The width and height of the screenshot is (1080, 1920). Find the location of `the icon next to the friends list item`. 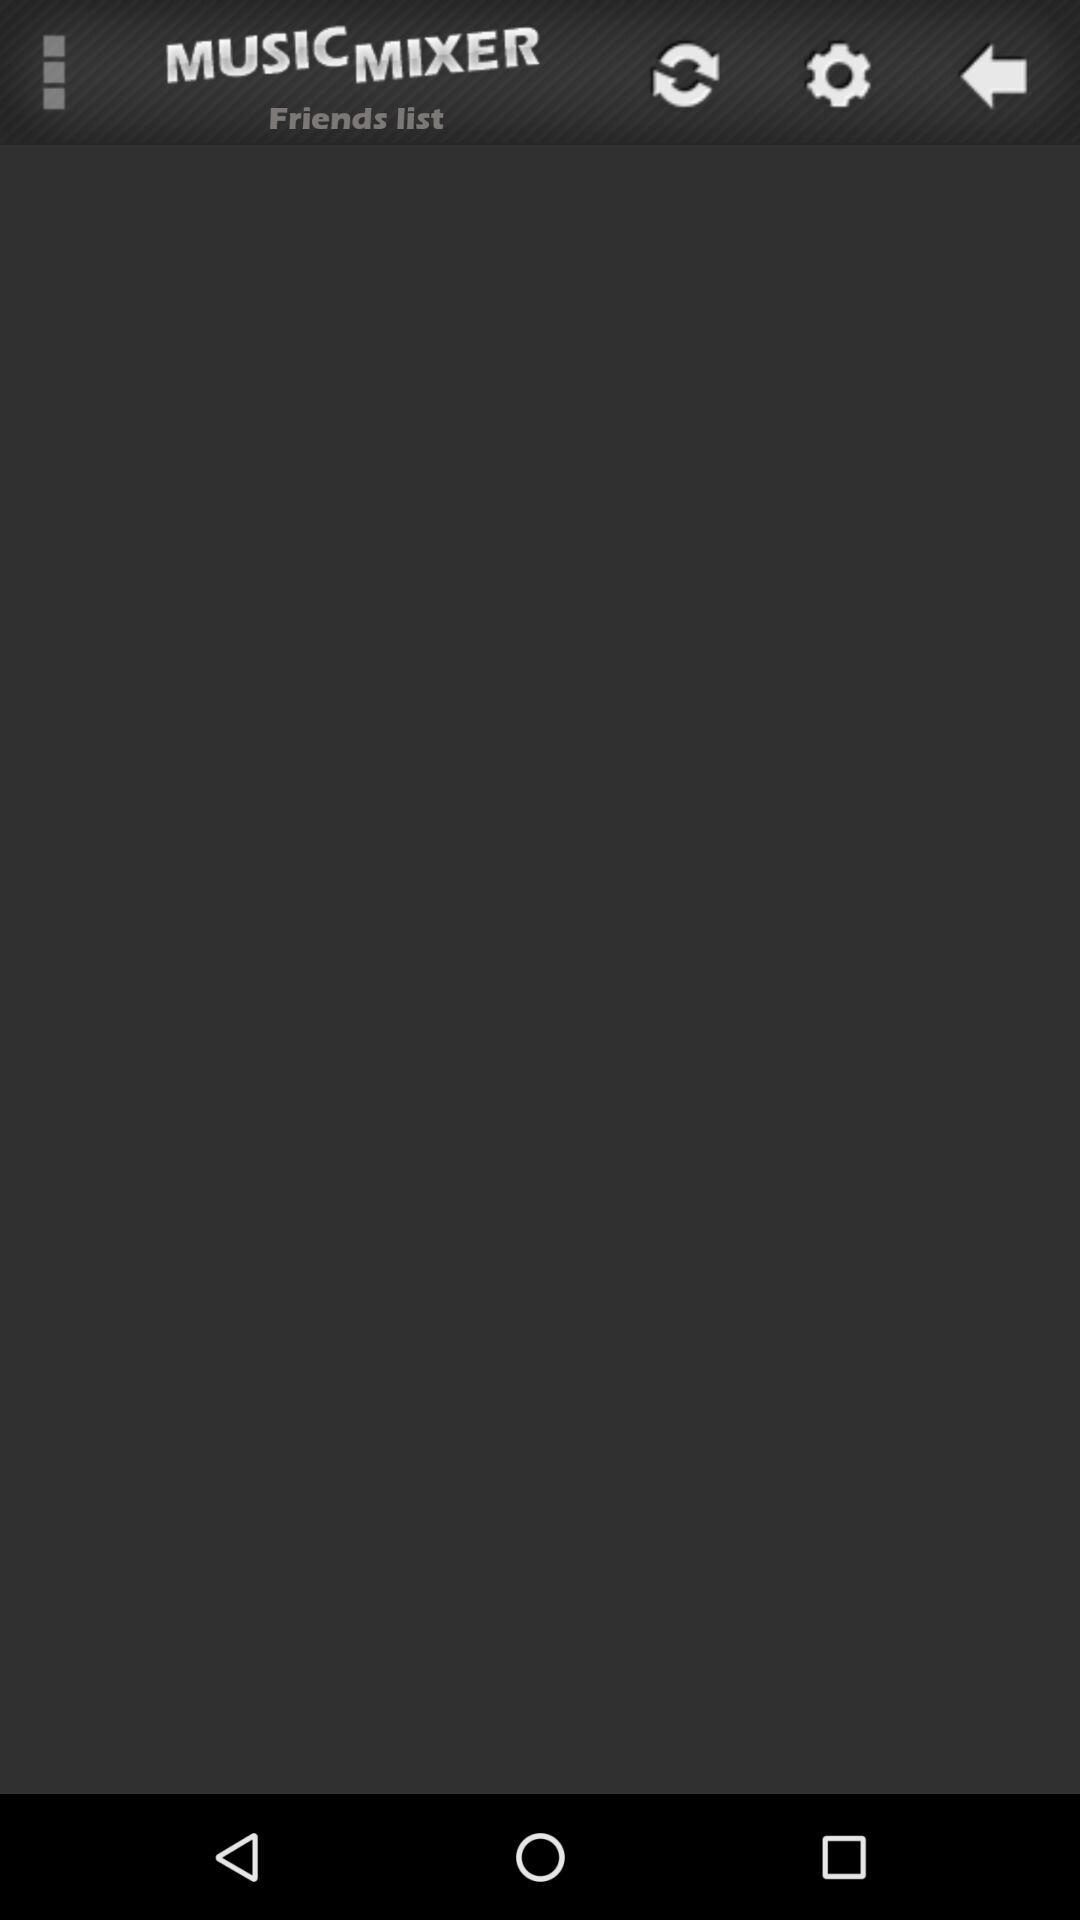

the icon next to the friends list item is located at coordinates (53, 72).